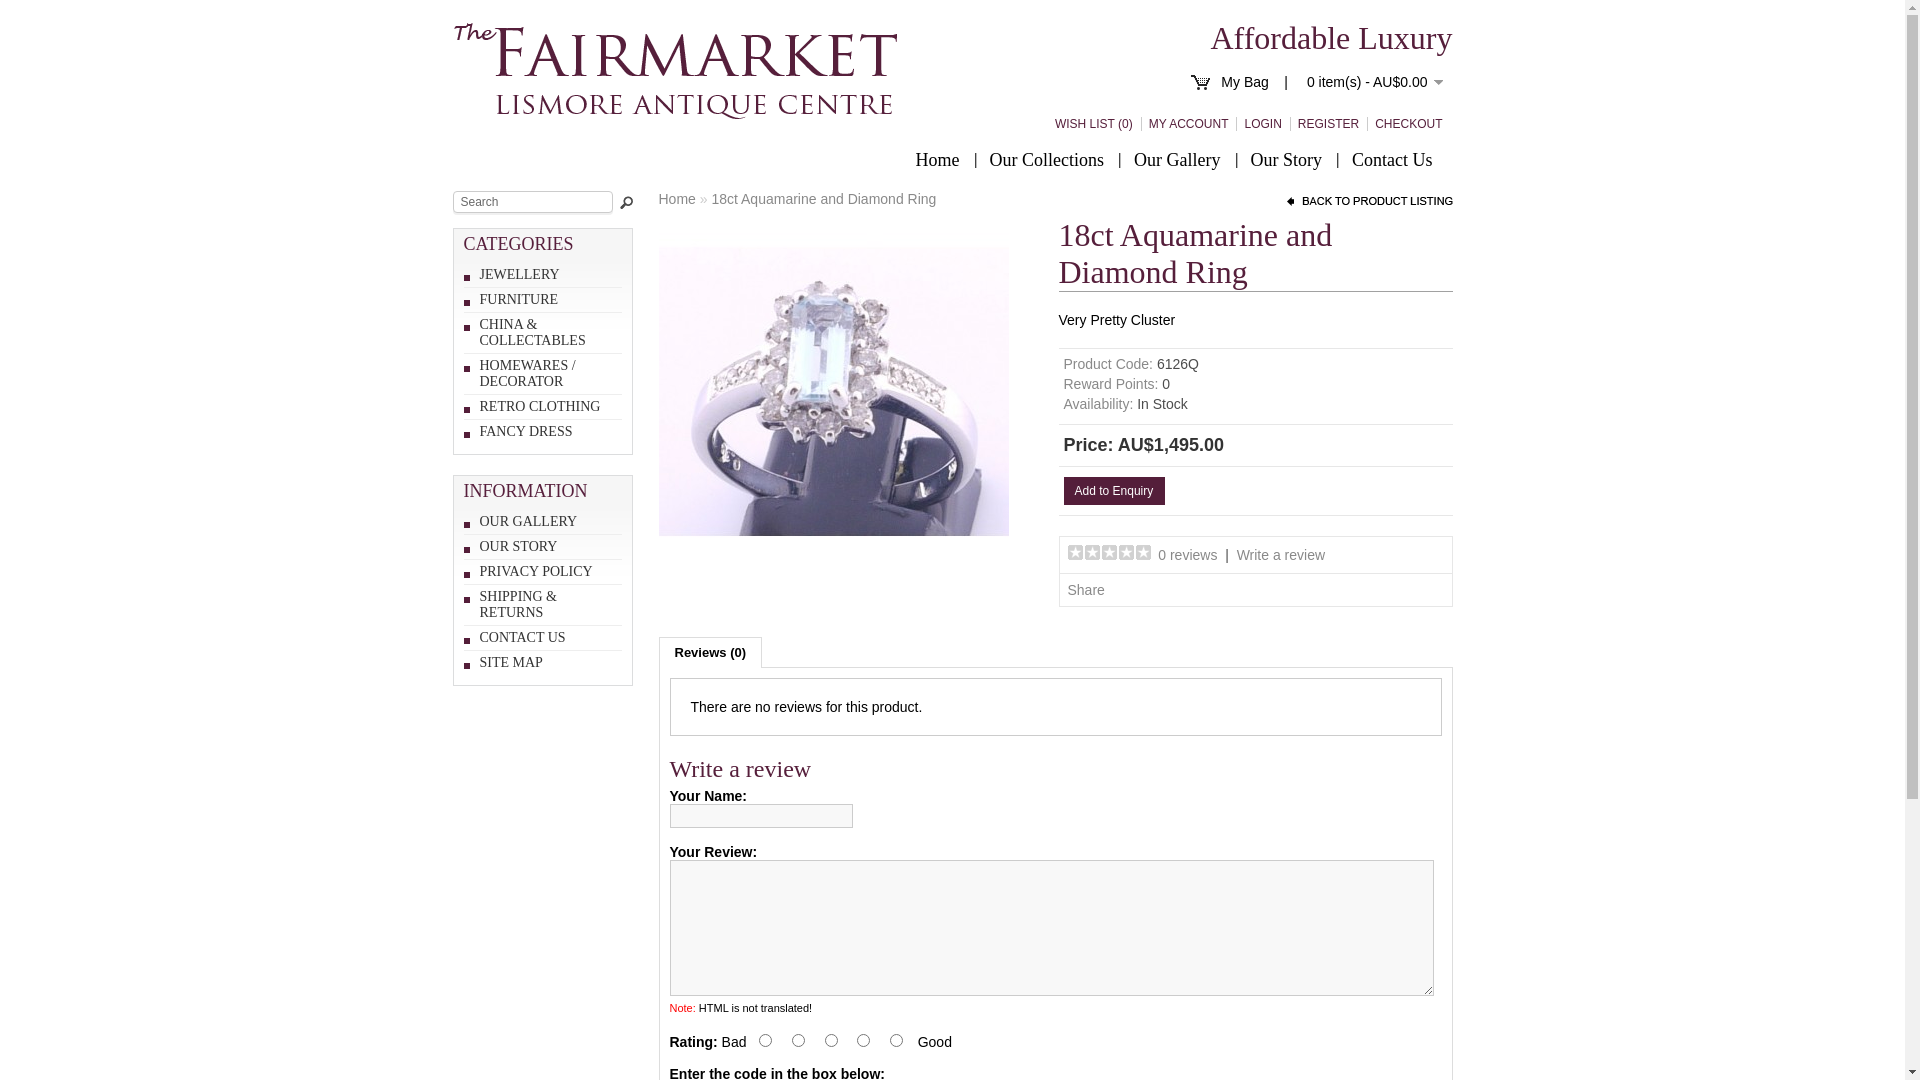  Describe the element at coordinates (936, 158) in the screenshot. I see `'Home'` at that location.